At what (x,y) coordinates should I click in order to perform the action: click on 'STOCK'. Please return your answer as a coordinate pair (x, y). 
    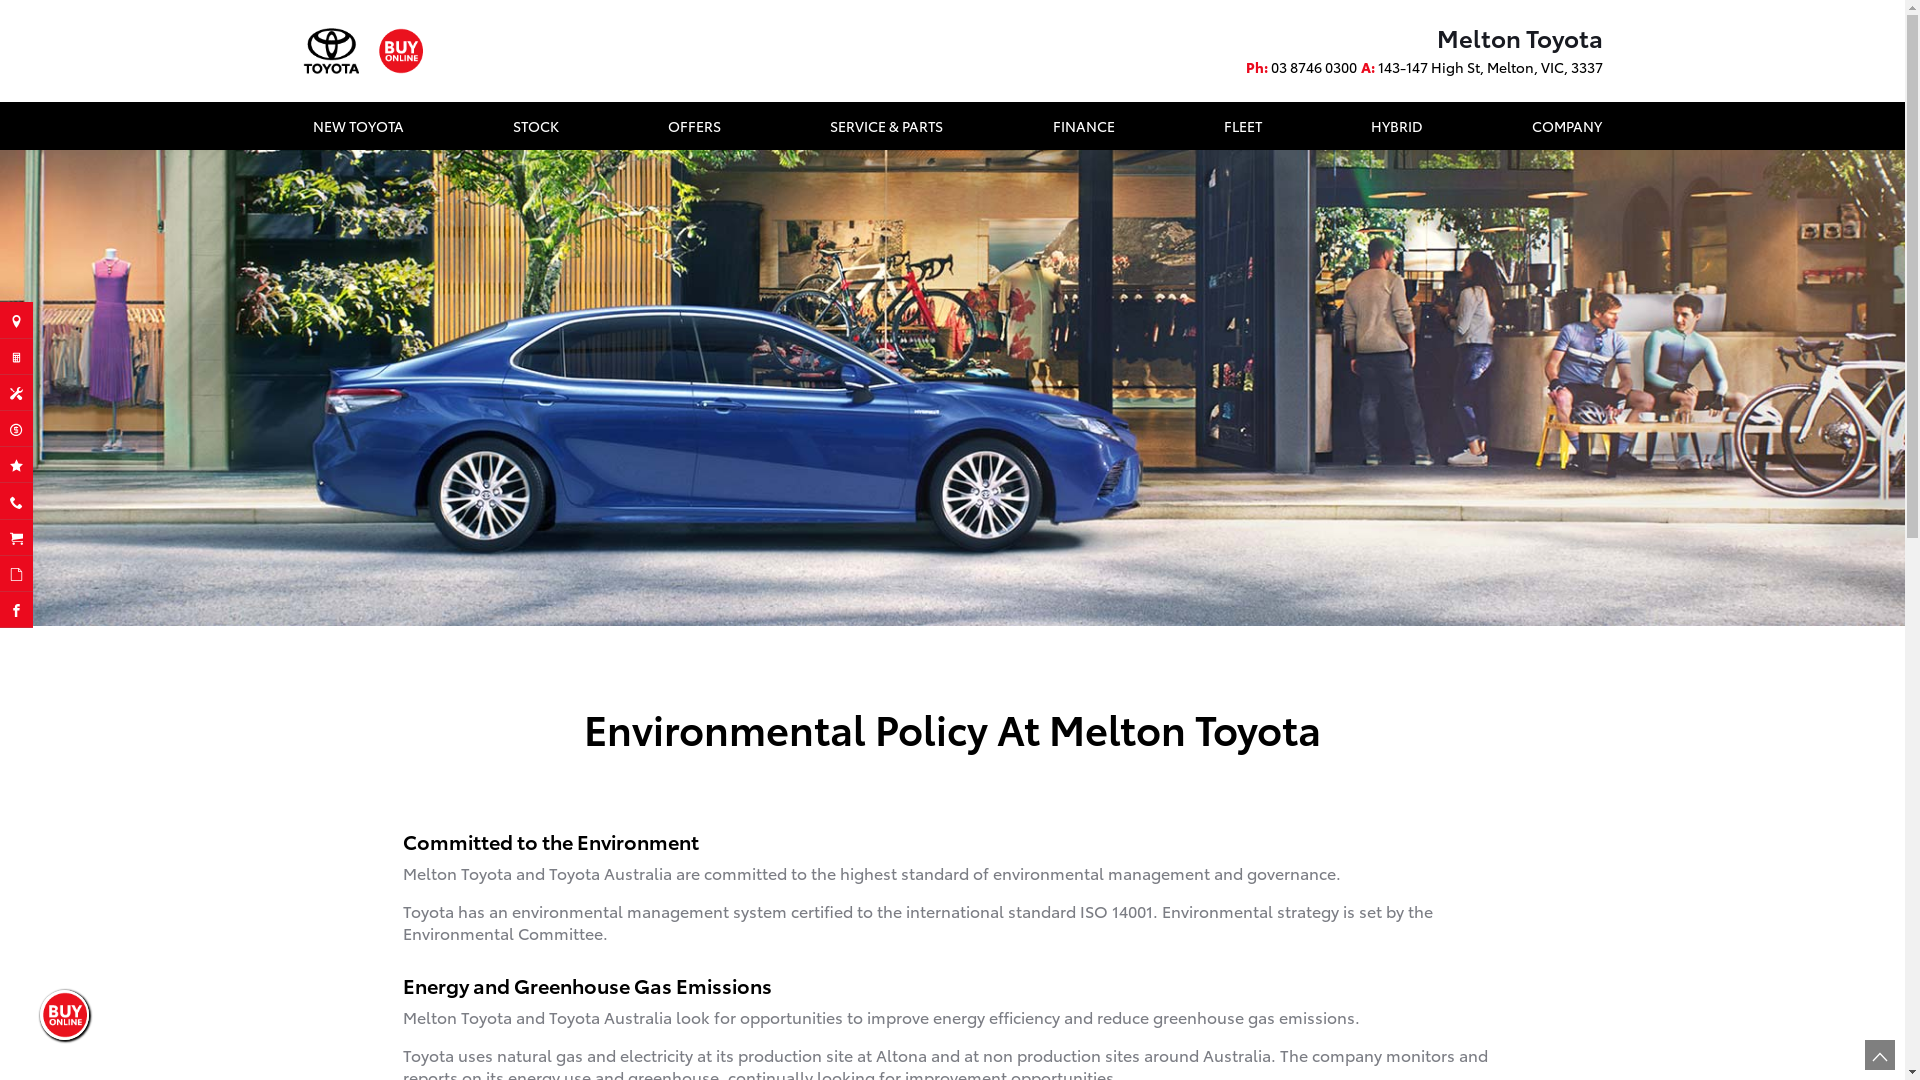
    Looking at the image, I should click on (536, 126).